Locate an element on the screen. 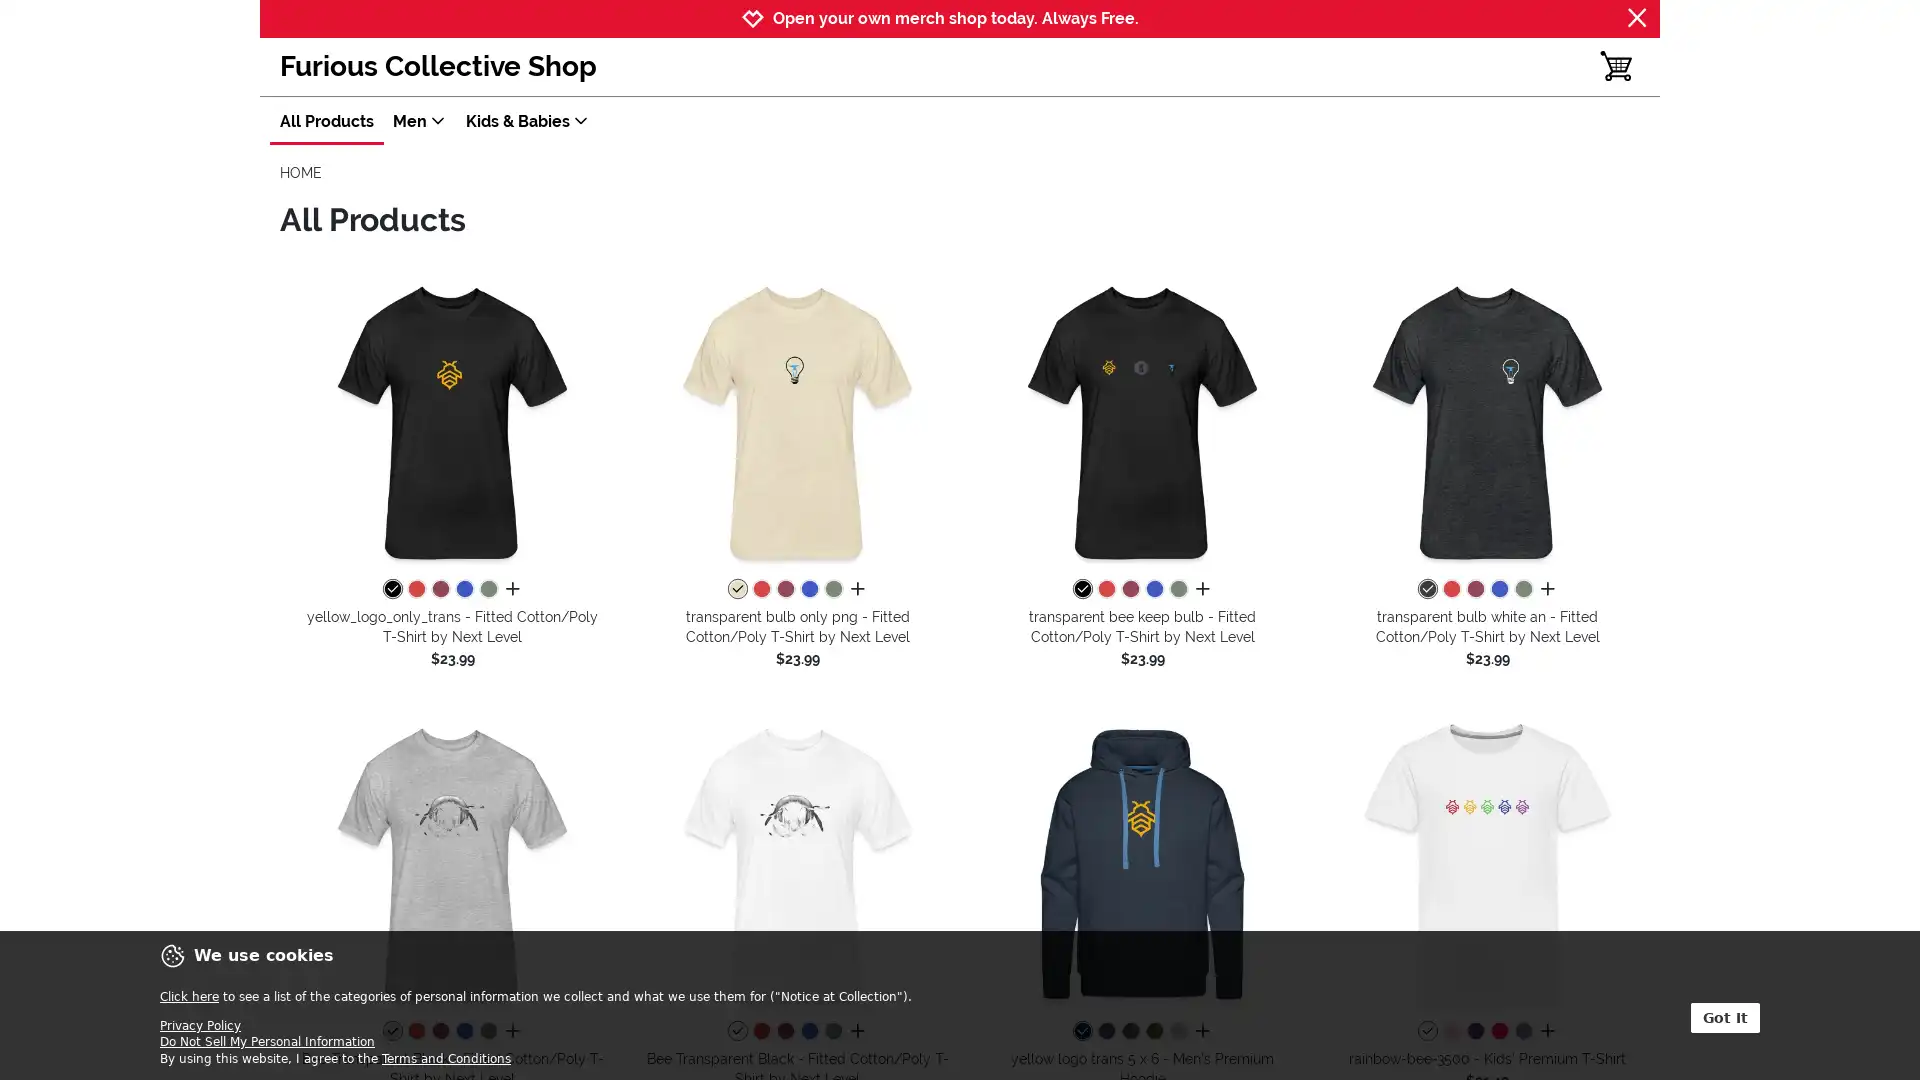 This screenshot has width=1920, height=1080. Bee Transparent Black - Fitted Cotton/Poly T-Shirt by Next Level is located at coordinates (451, 862).